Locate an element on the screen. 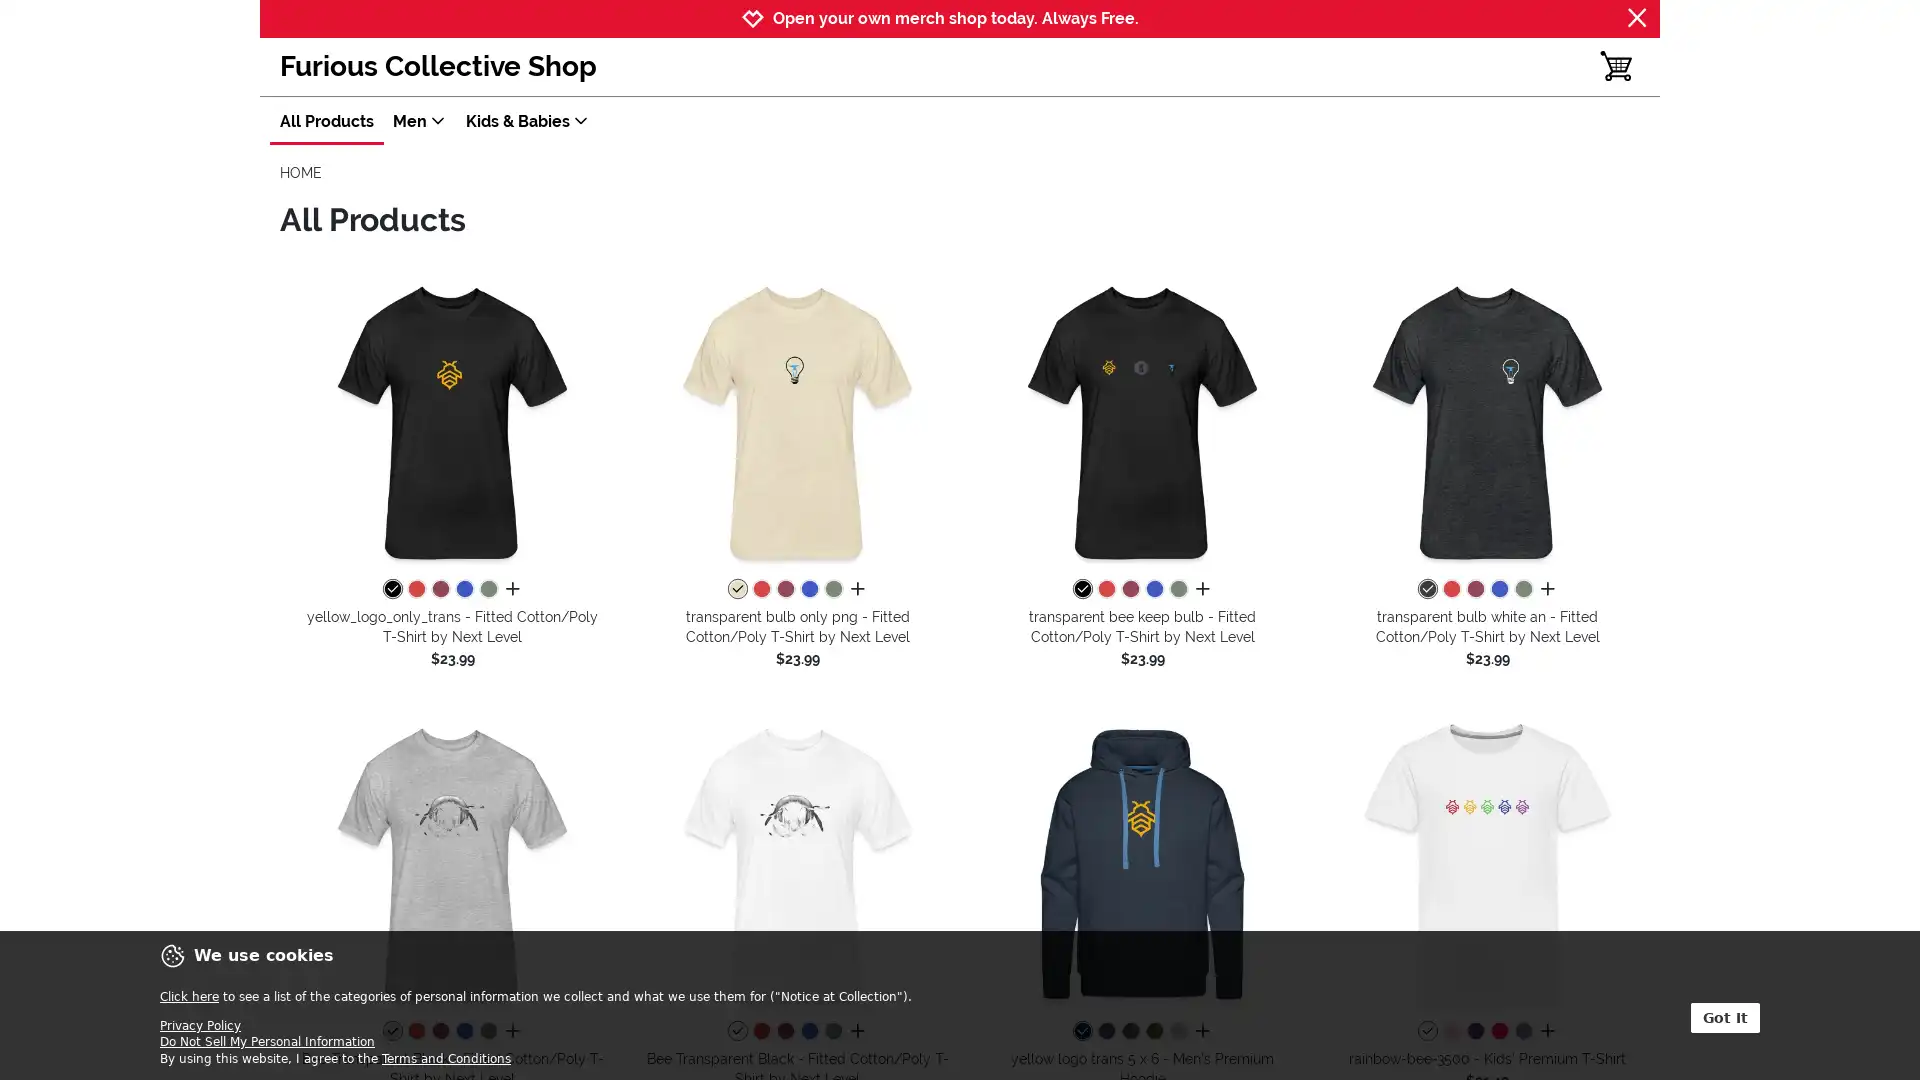 This screenshot has width=1920, height=1080. Bee Transparent Black - Fitted Cotton/Poly T-Shirt by Next Level is located at coordinates (451, 862).